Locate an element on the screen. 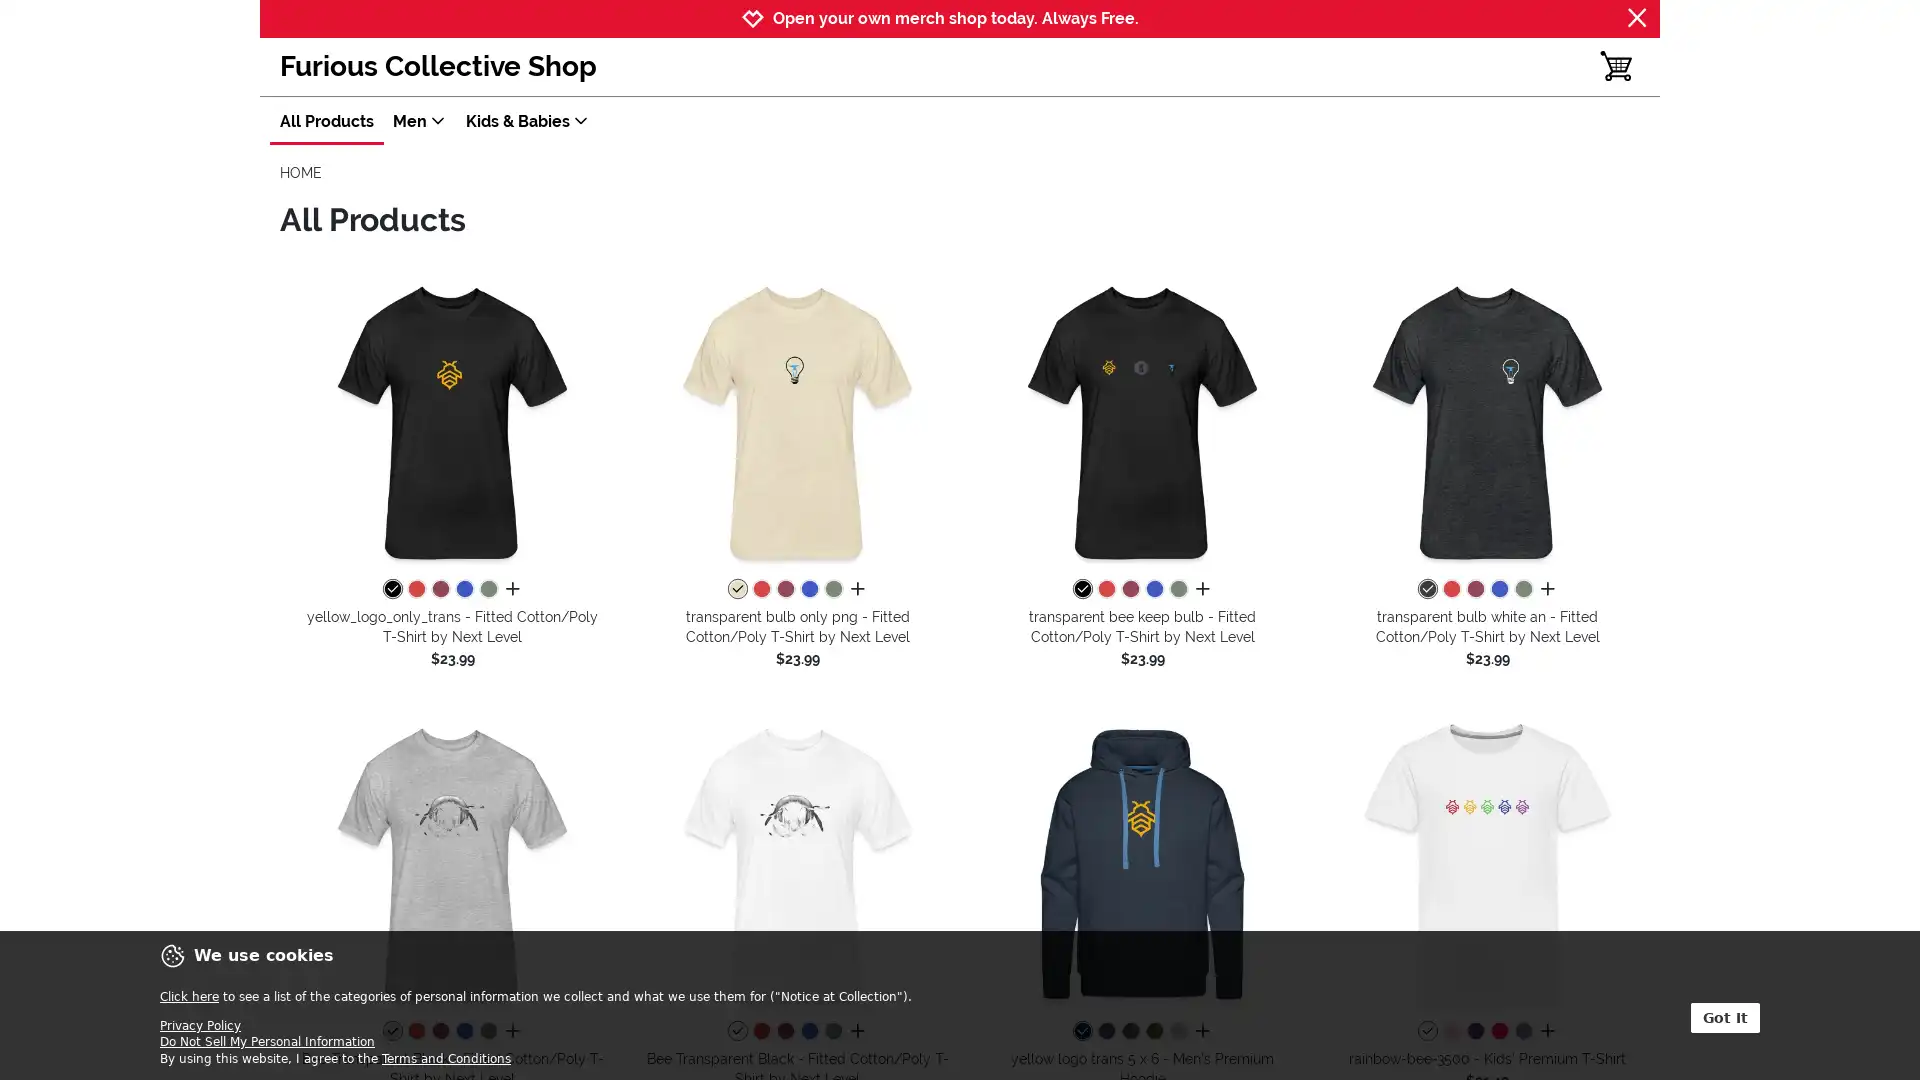 This screenshot has width=1920, height=1080. Bee Transparent Black - Fitted Cotton/Poly T-Shirt by Next Level is located at coordinates (451, 862).